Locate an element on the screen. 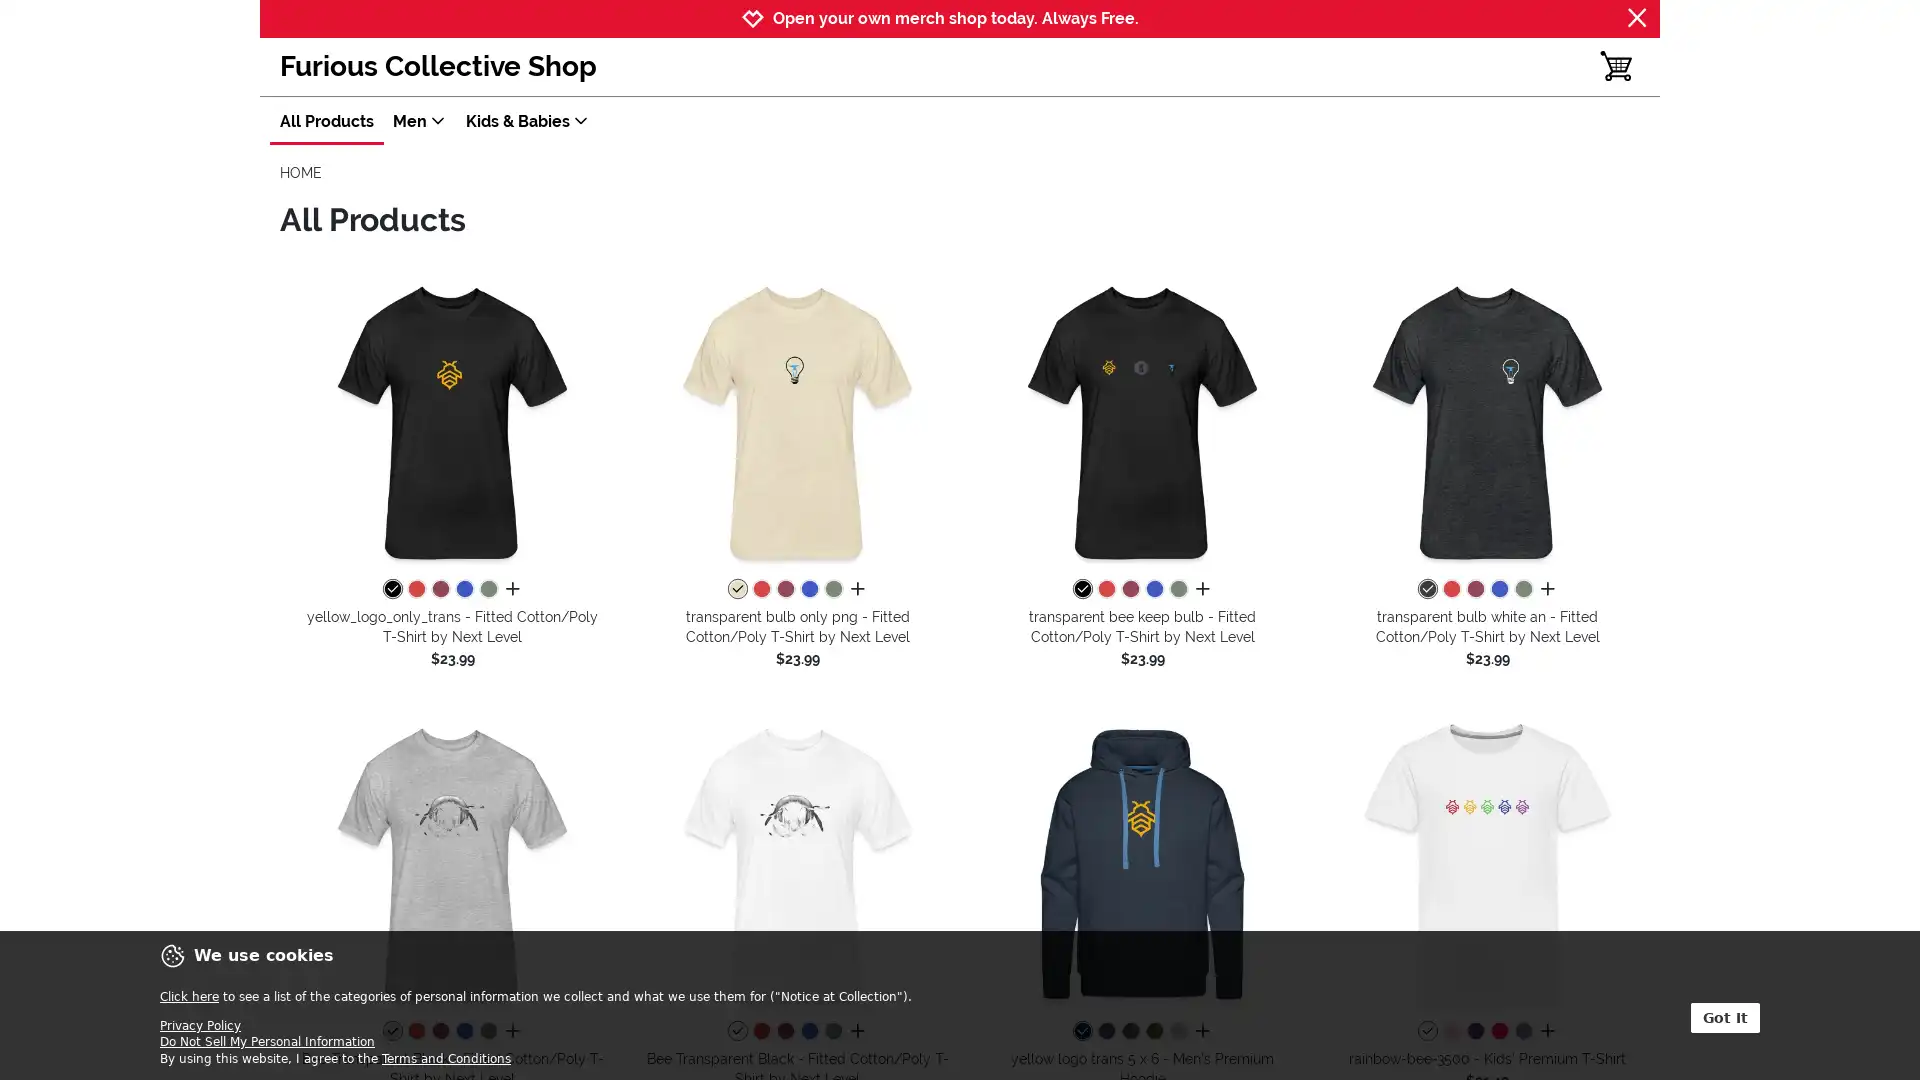 This screenshot has width=1920, height=1080. Bee Transparent Black - Fitted Cotton/Poly T-Shirt by Next Level is located at coordinates (451, 862).